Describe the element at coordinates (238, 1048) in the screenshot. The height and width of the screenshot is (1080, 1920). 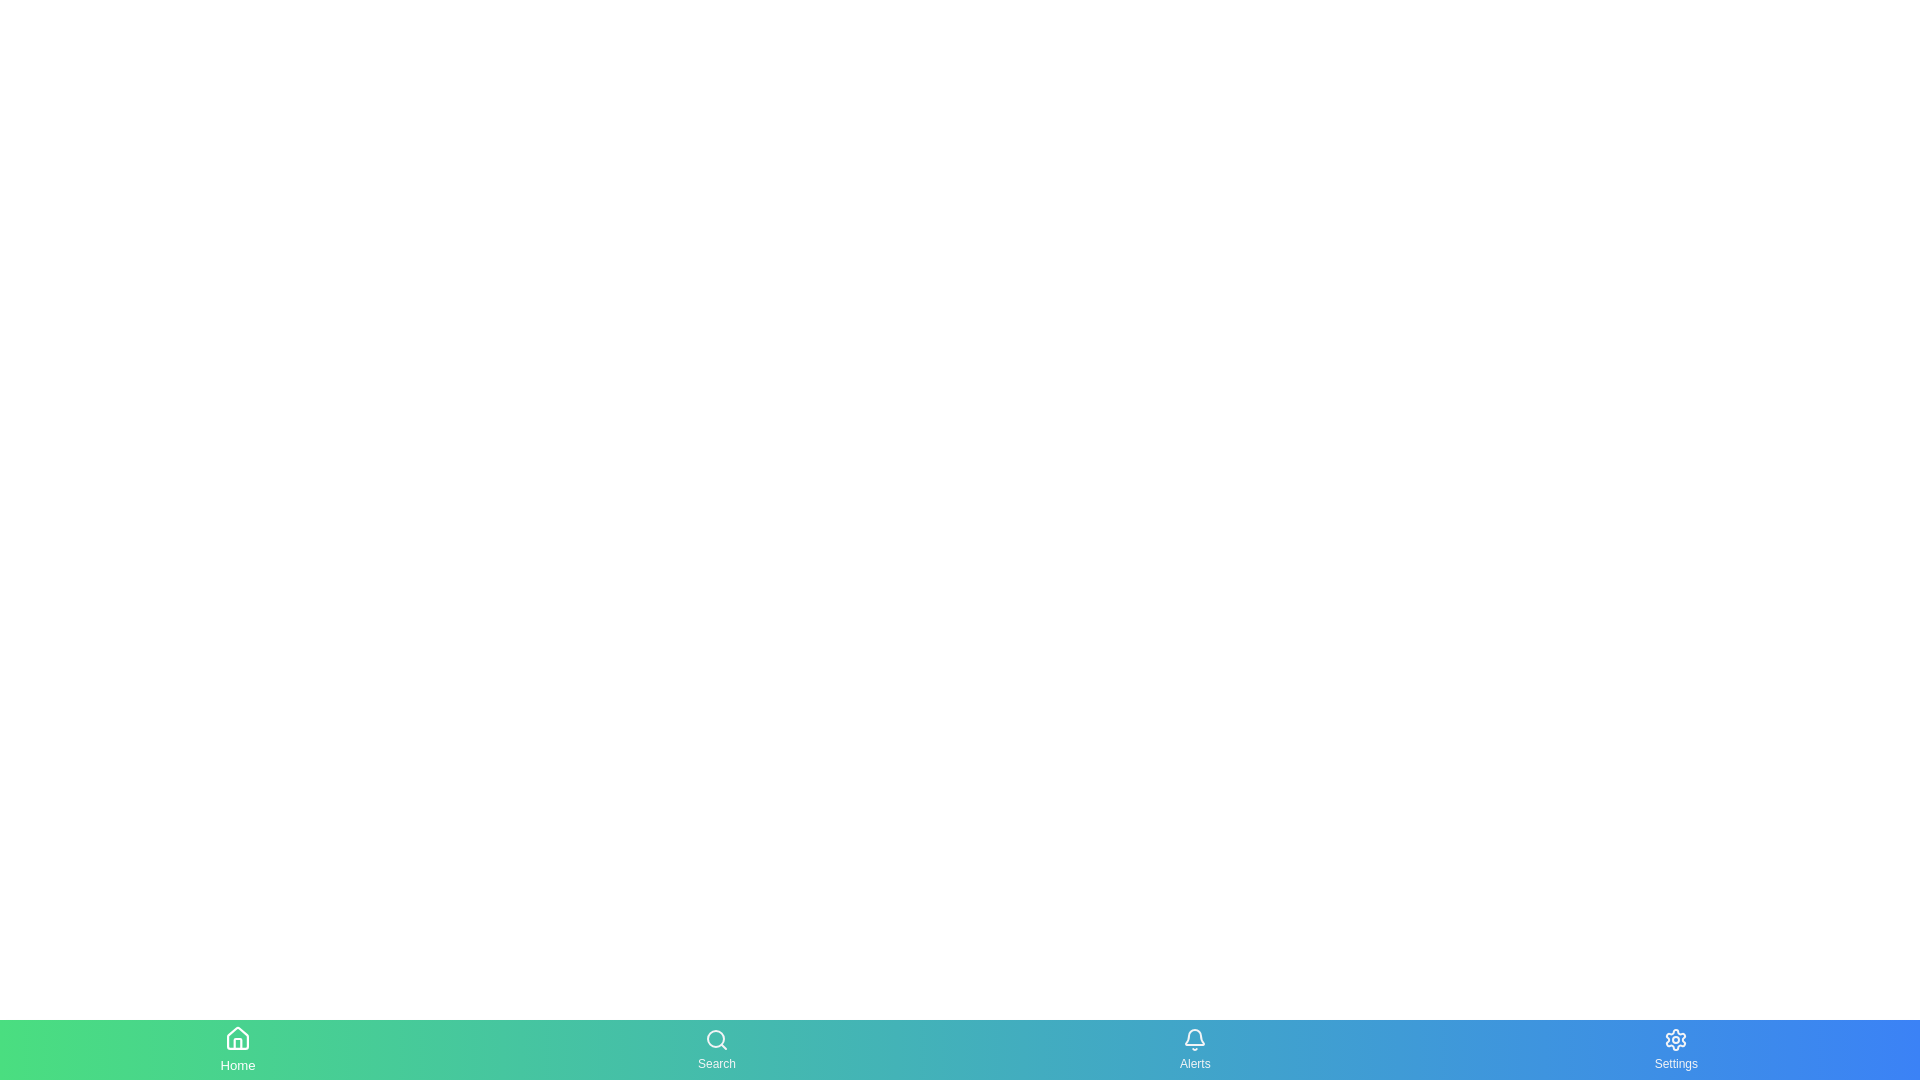
I see `the navigation tab labeled Home` at that location.